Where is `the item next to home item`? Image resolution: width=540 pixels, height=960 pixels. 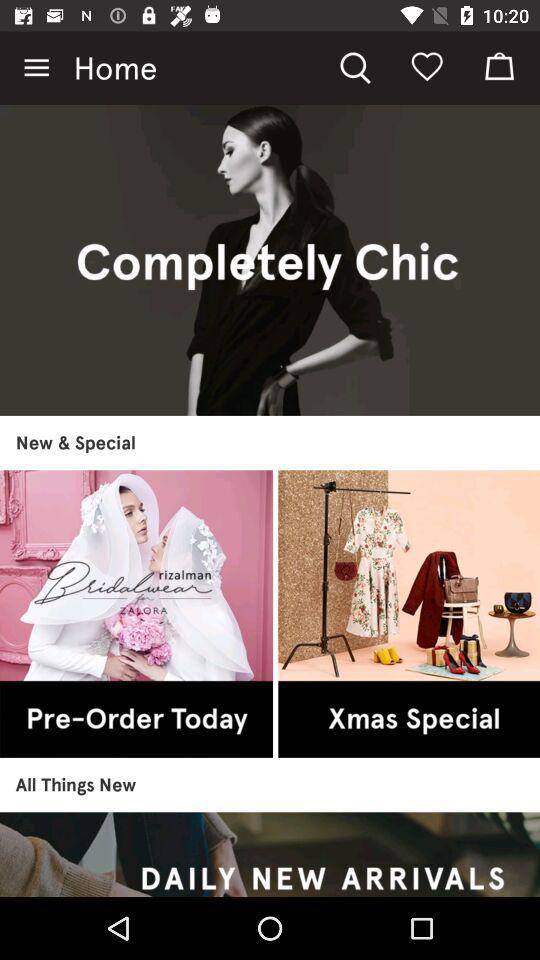 the item next to home item is located at coordinates (36, 68).